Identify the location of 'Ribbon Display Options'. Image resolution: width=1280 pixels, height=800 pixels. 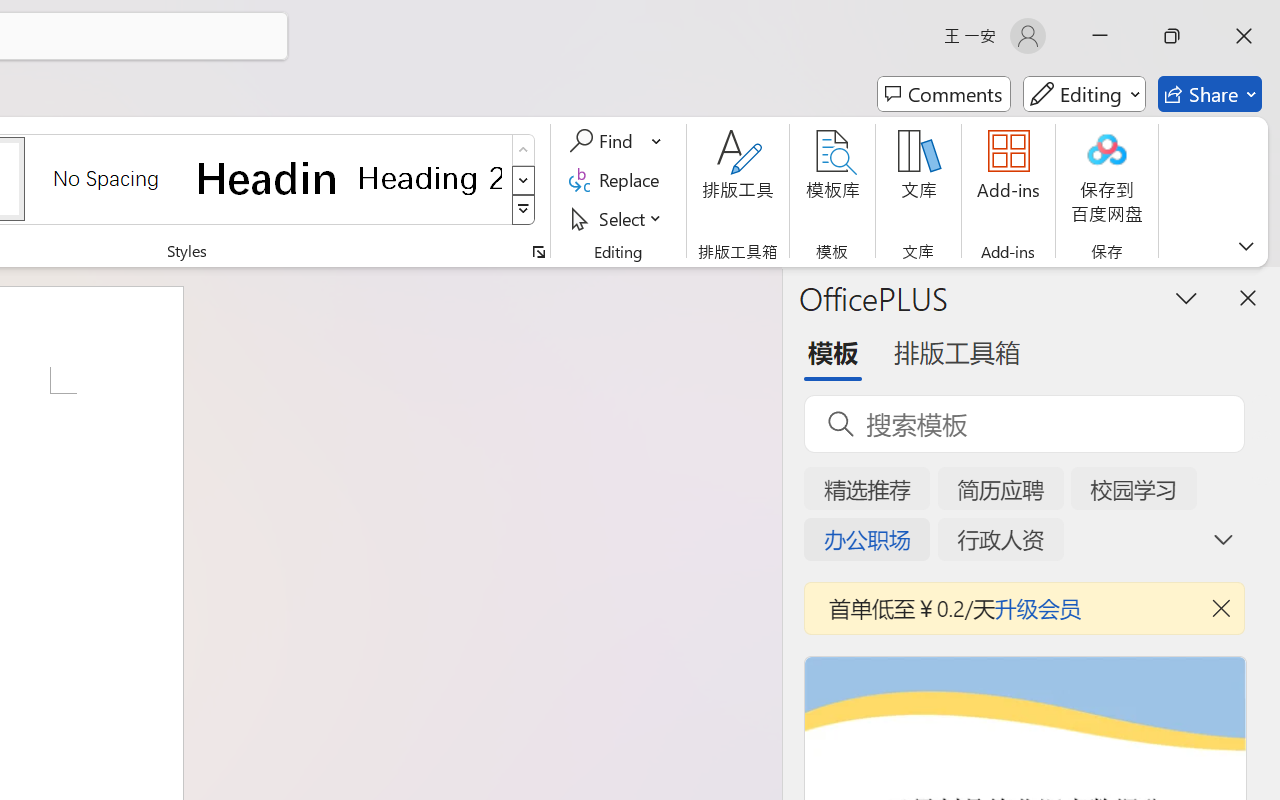
(1245, 245).